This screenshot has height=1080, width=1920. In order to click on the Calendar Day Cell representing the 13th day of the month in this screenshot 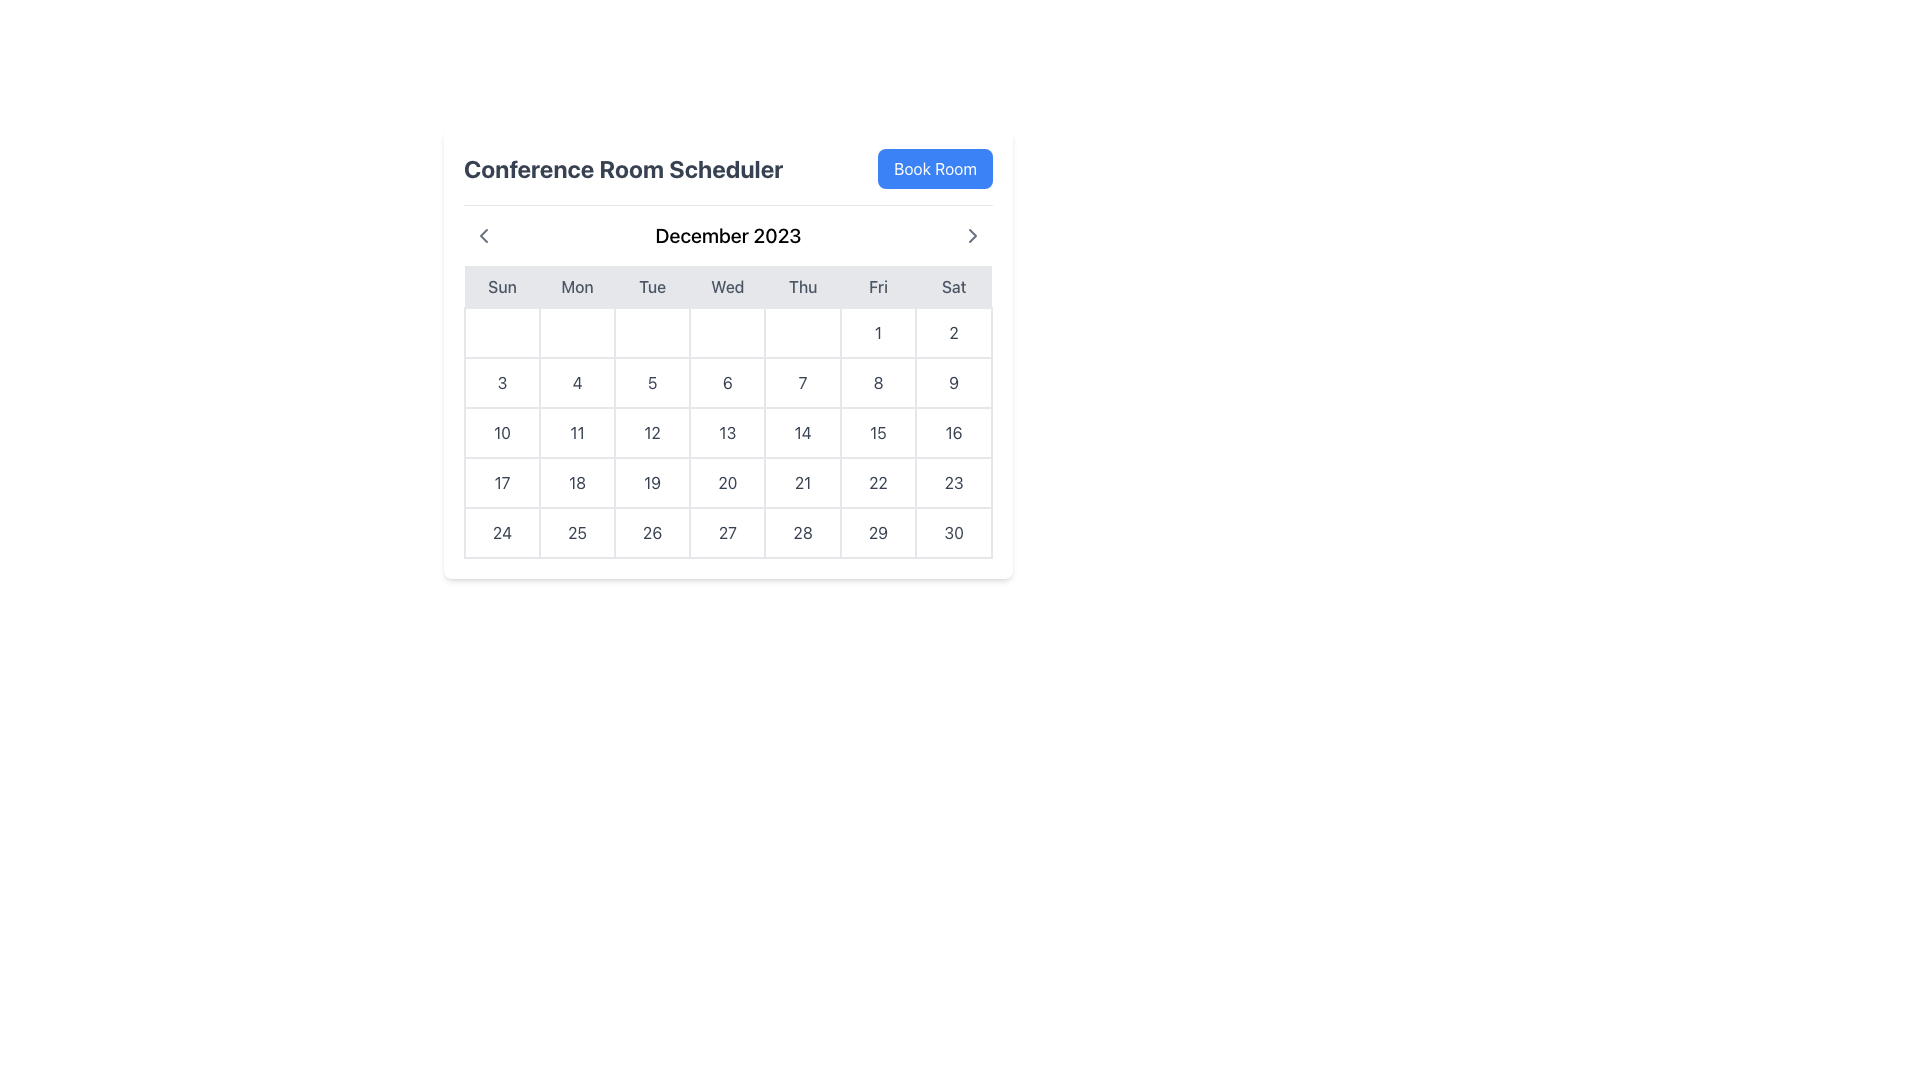, I will do `click(726, 431)`.